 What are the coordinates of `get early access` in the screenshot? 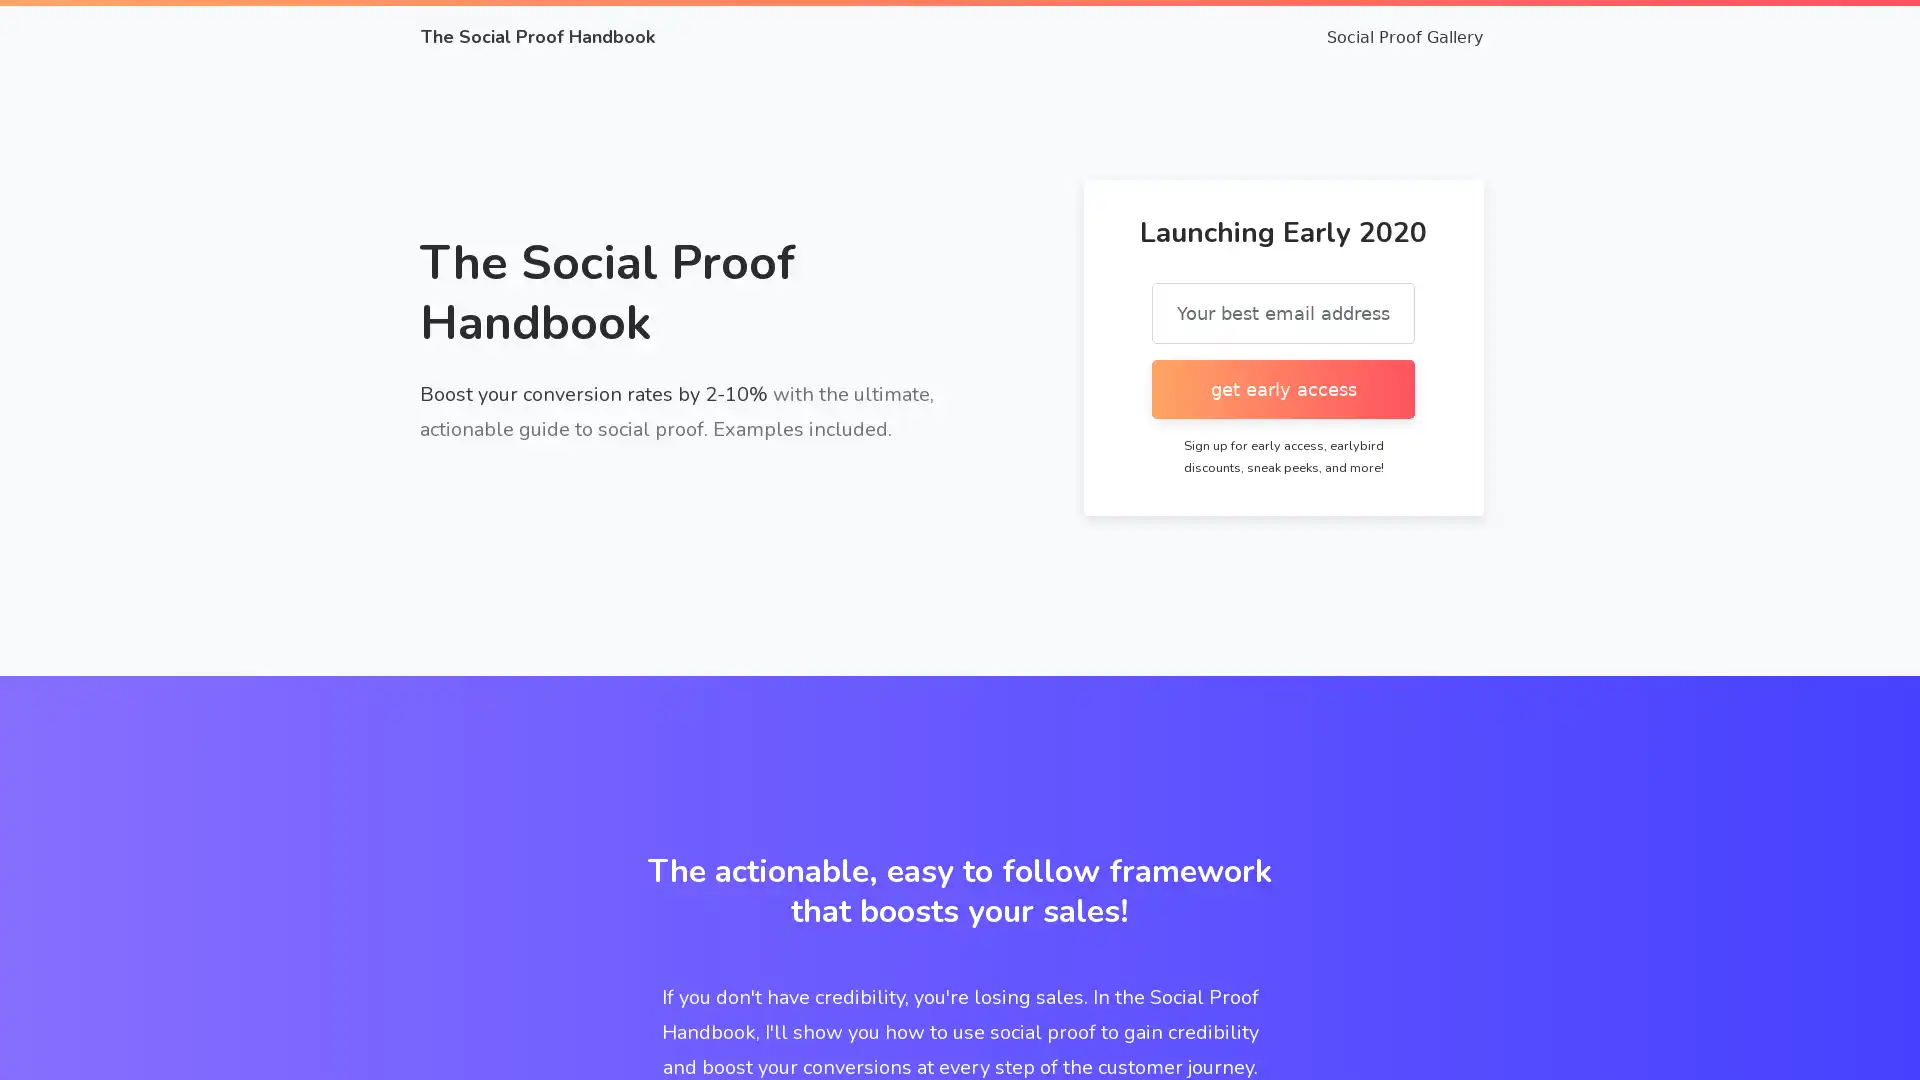 It's located at (1283, 389).